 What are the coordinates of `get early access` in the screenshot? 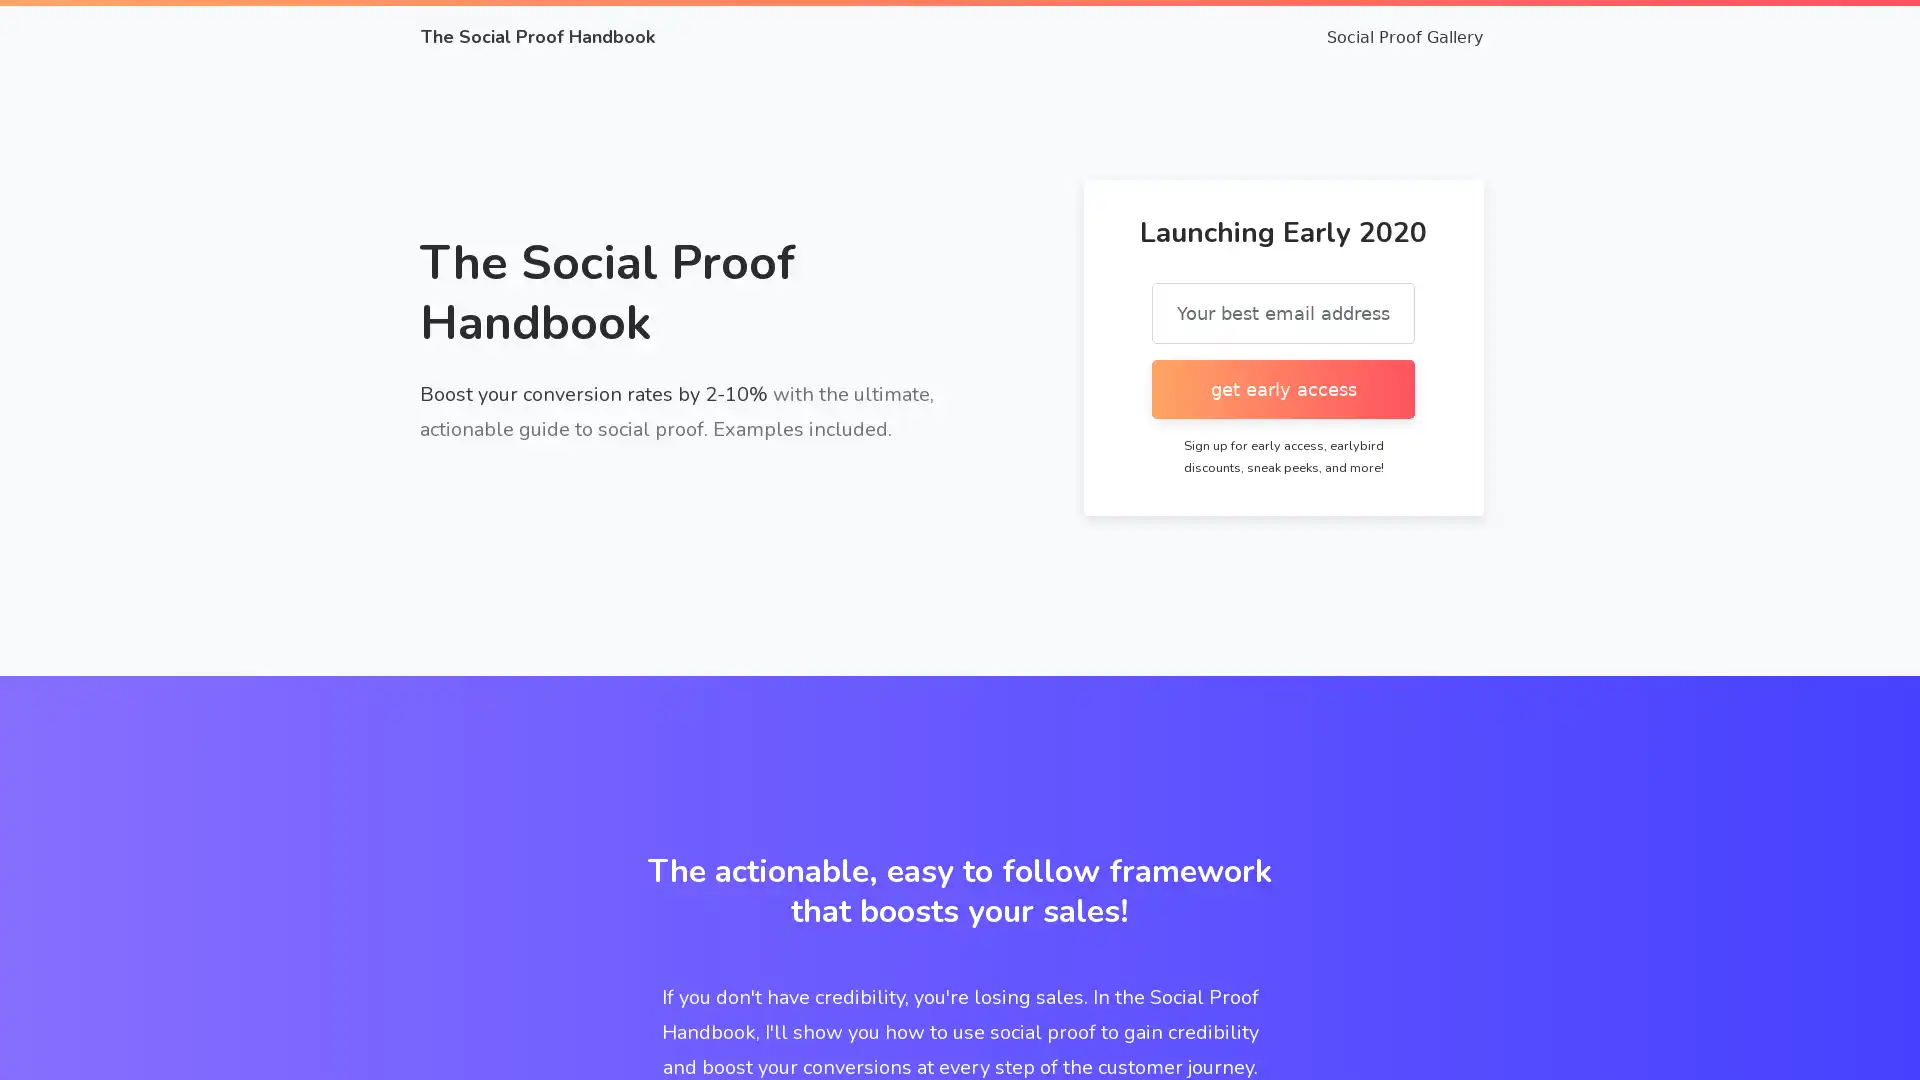 It's located at (1283, 389).